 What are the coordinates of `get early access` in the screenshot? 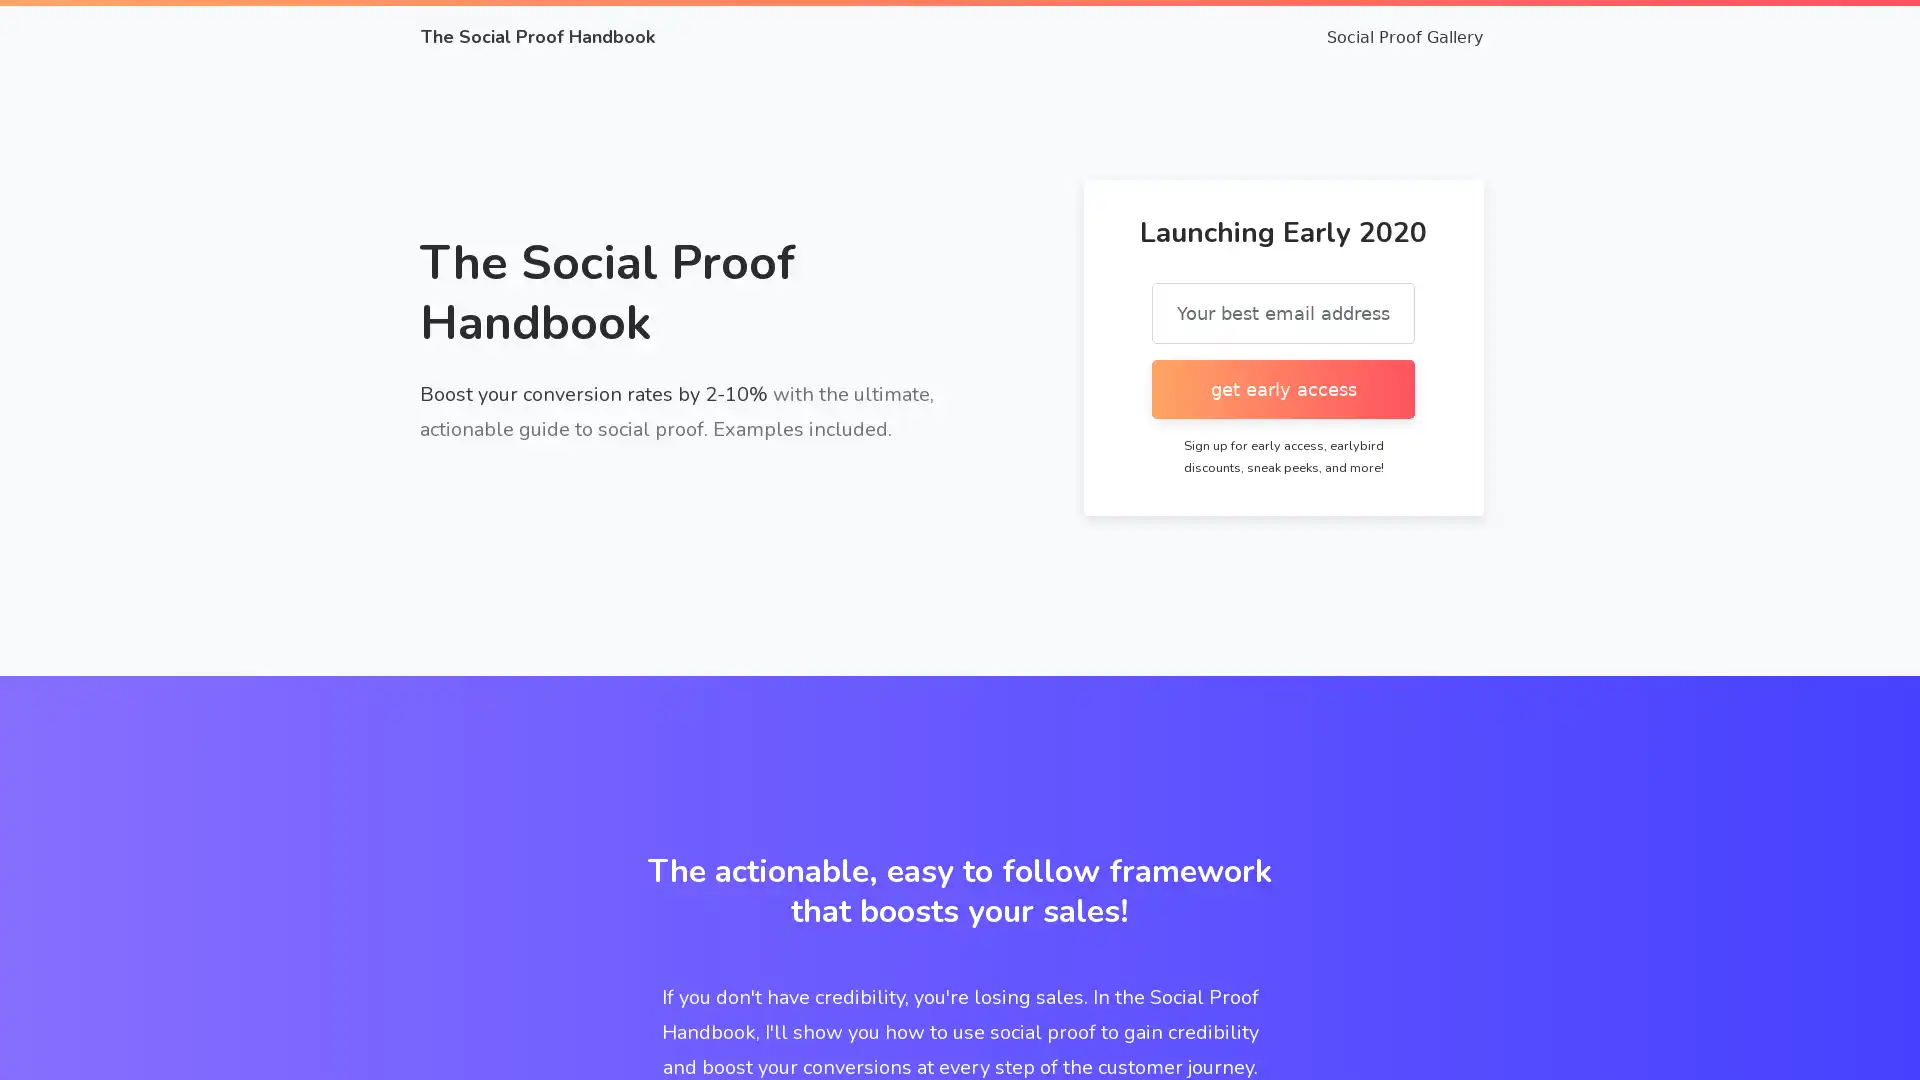 It's located at (1283, 389).